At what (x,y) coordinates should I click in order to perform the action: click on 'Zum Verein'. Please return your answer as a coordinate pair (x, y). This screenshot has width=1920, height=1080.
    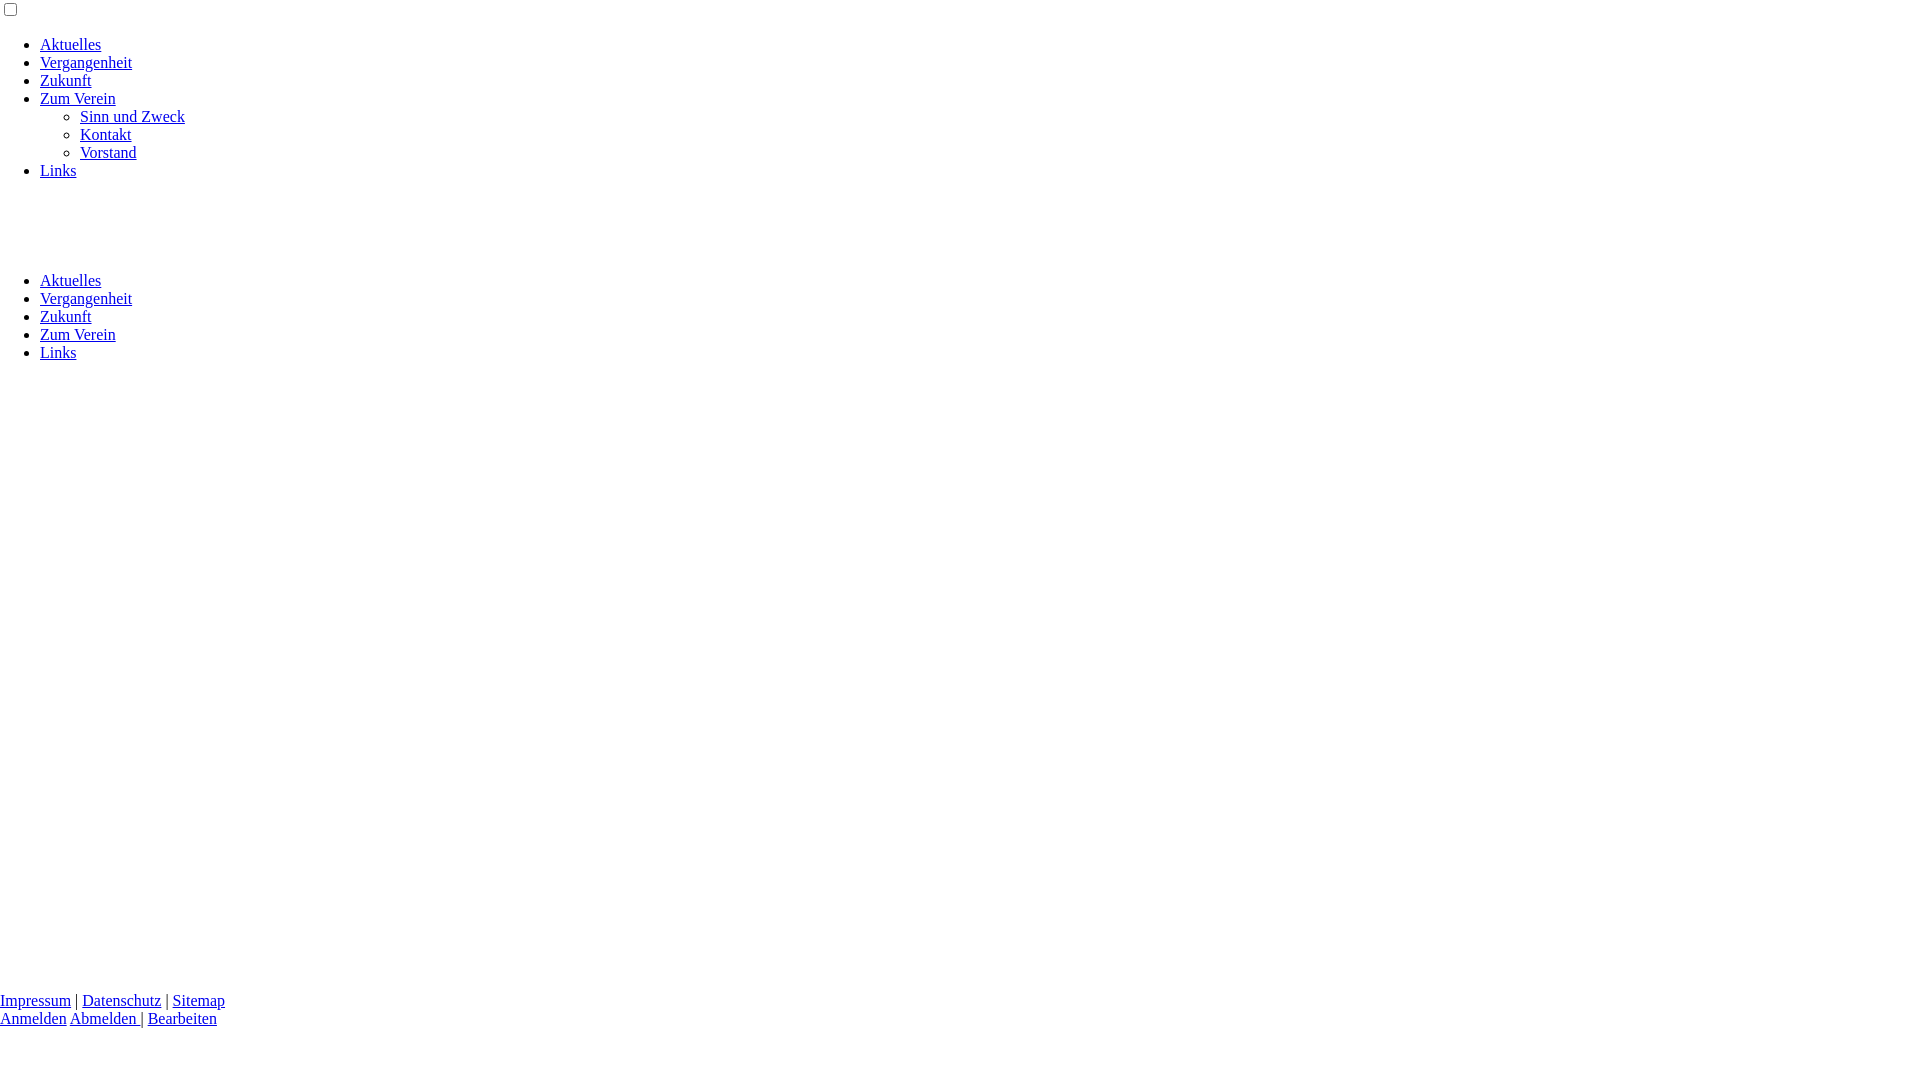
    Looking at the image, I should click on (77, 333).